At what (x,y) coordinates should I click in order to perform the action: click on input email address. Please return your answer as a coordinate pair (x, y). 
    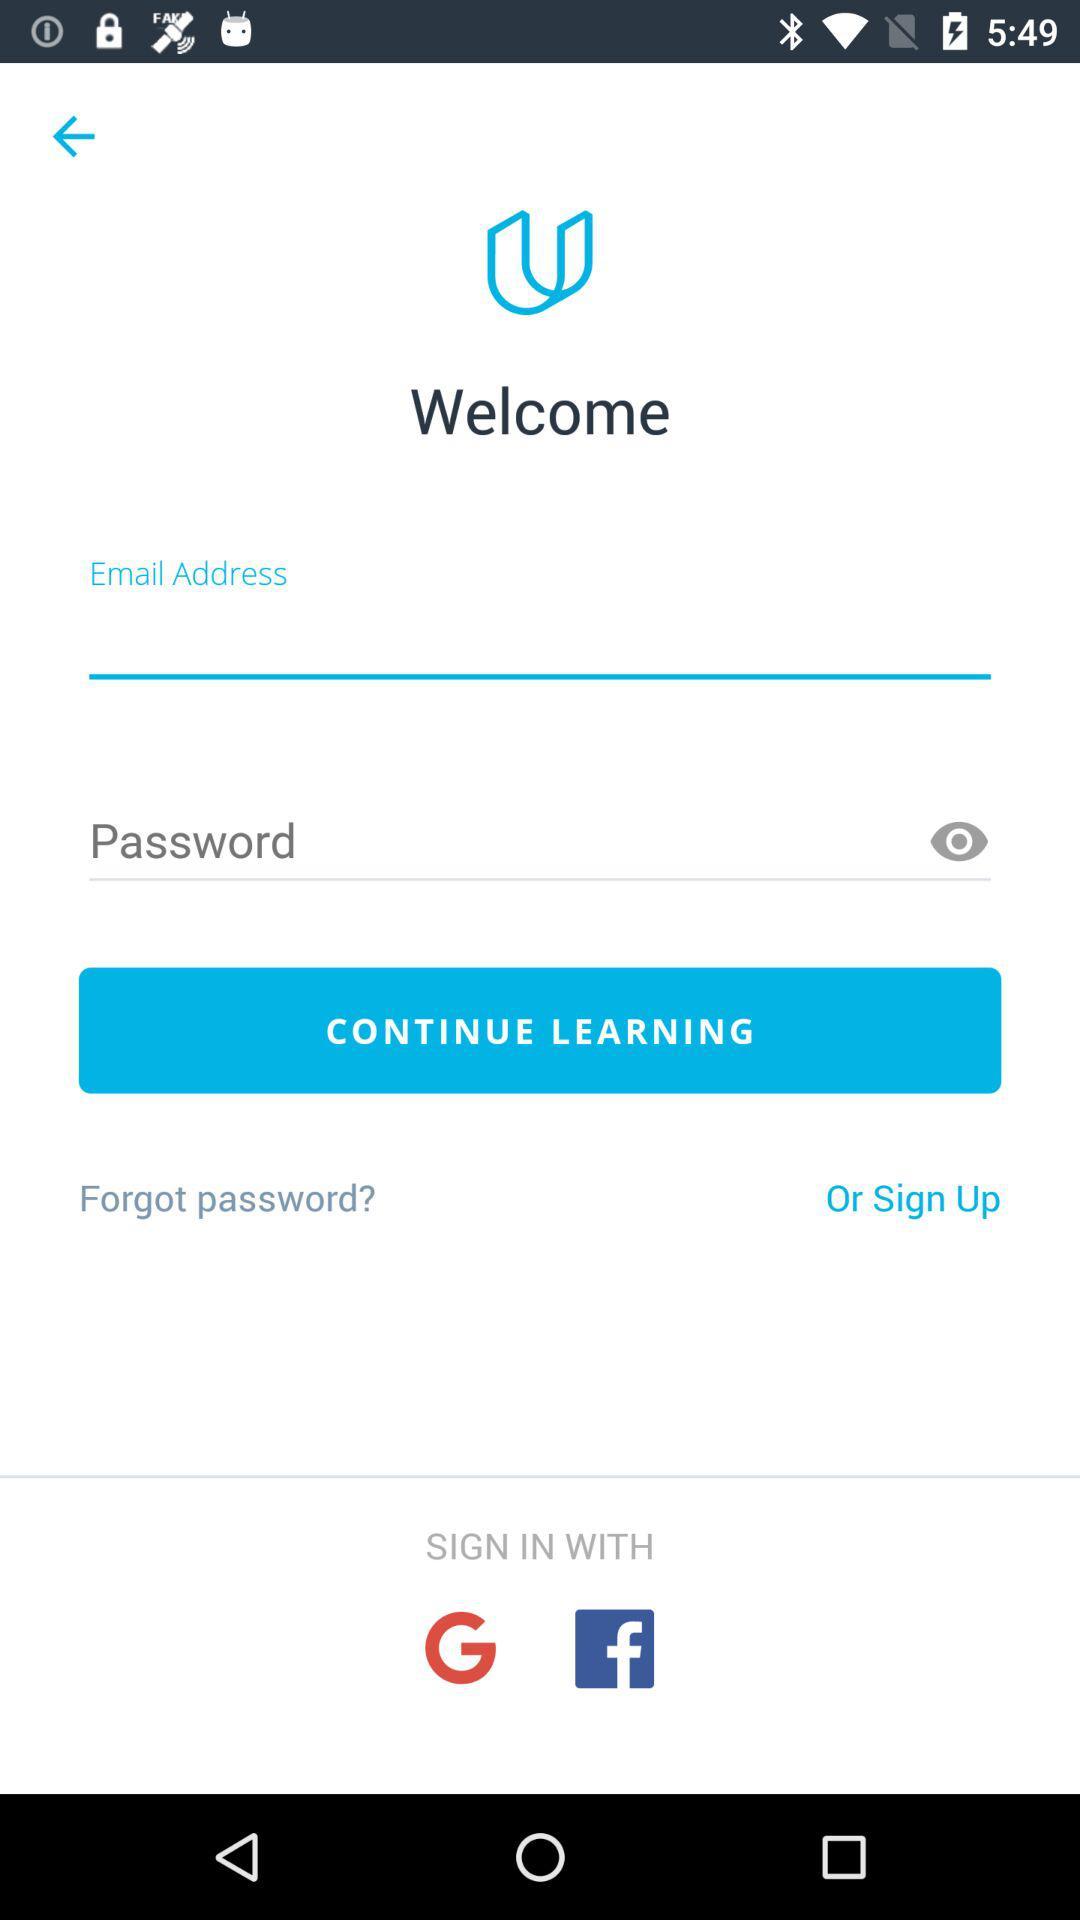
    Looking at the image, I should click on (540, 637).